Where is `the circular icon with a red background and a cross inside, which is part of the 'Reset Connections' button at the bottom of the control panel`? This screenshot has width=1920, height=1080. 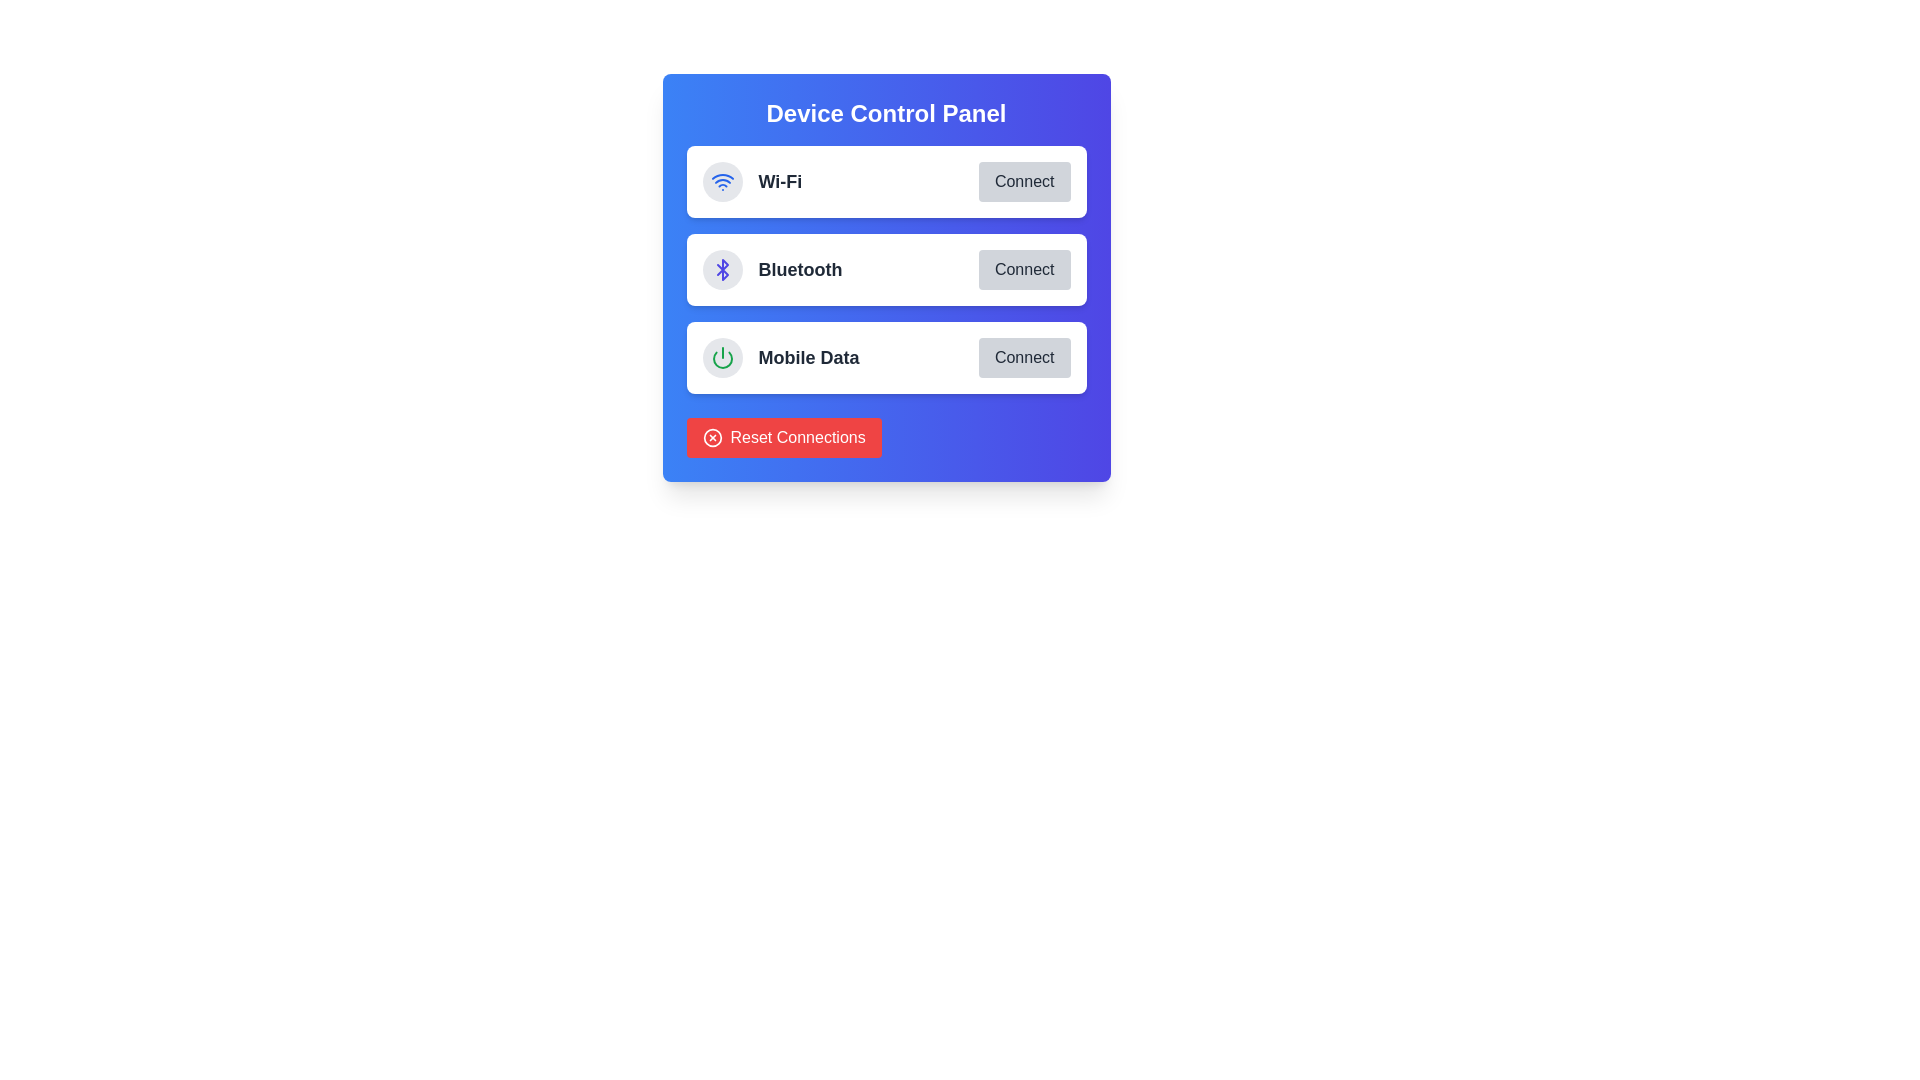 the circular icon with a red background and a cross inside, which is part of the 'Reset Connections' button at the bottom of the control panel is located at coordinates (712, 437).